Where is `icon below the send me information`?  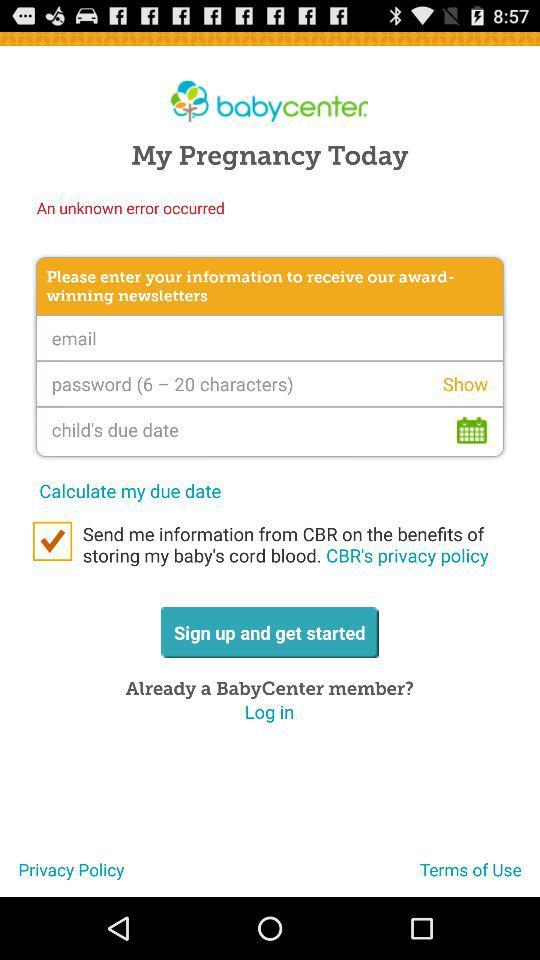 icon below the send me information is located at coordinates (479, 876).